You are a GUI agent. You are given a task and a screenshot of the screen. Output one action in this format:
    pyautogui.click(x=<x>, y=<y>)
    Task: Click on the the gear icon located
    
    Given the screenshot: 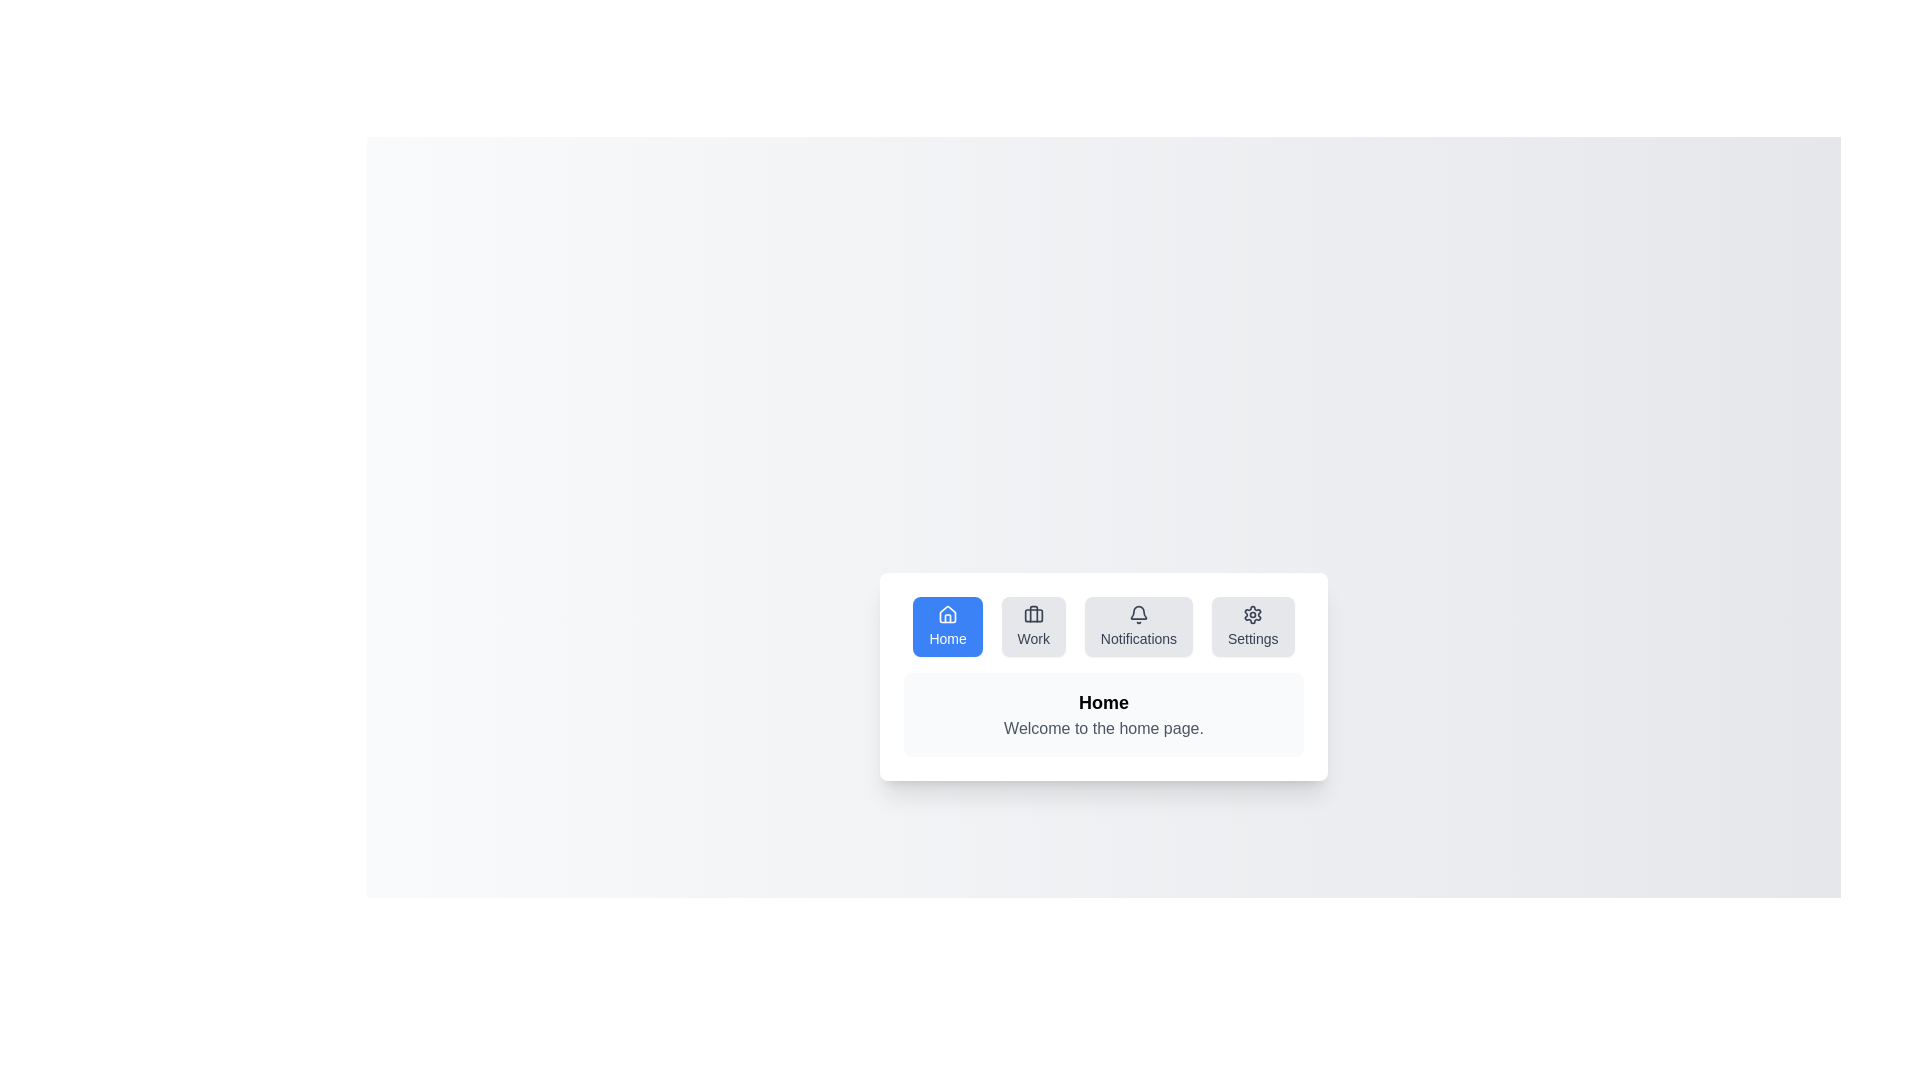 What is the action you would take?
    pyautogui.click(x=1251, y=613)
    